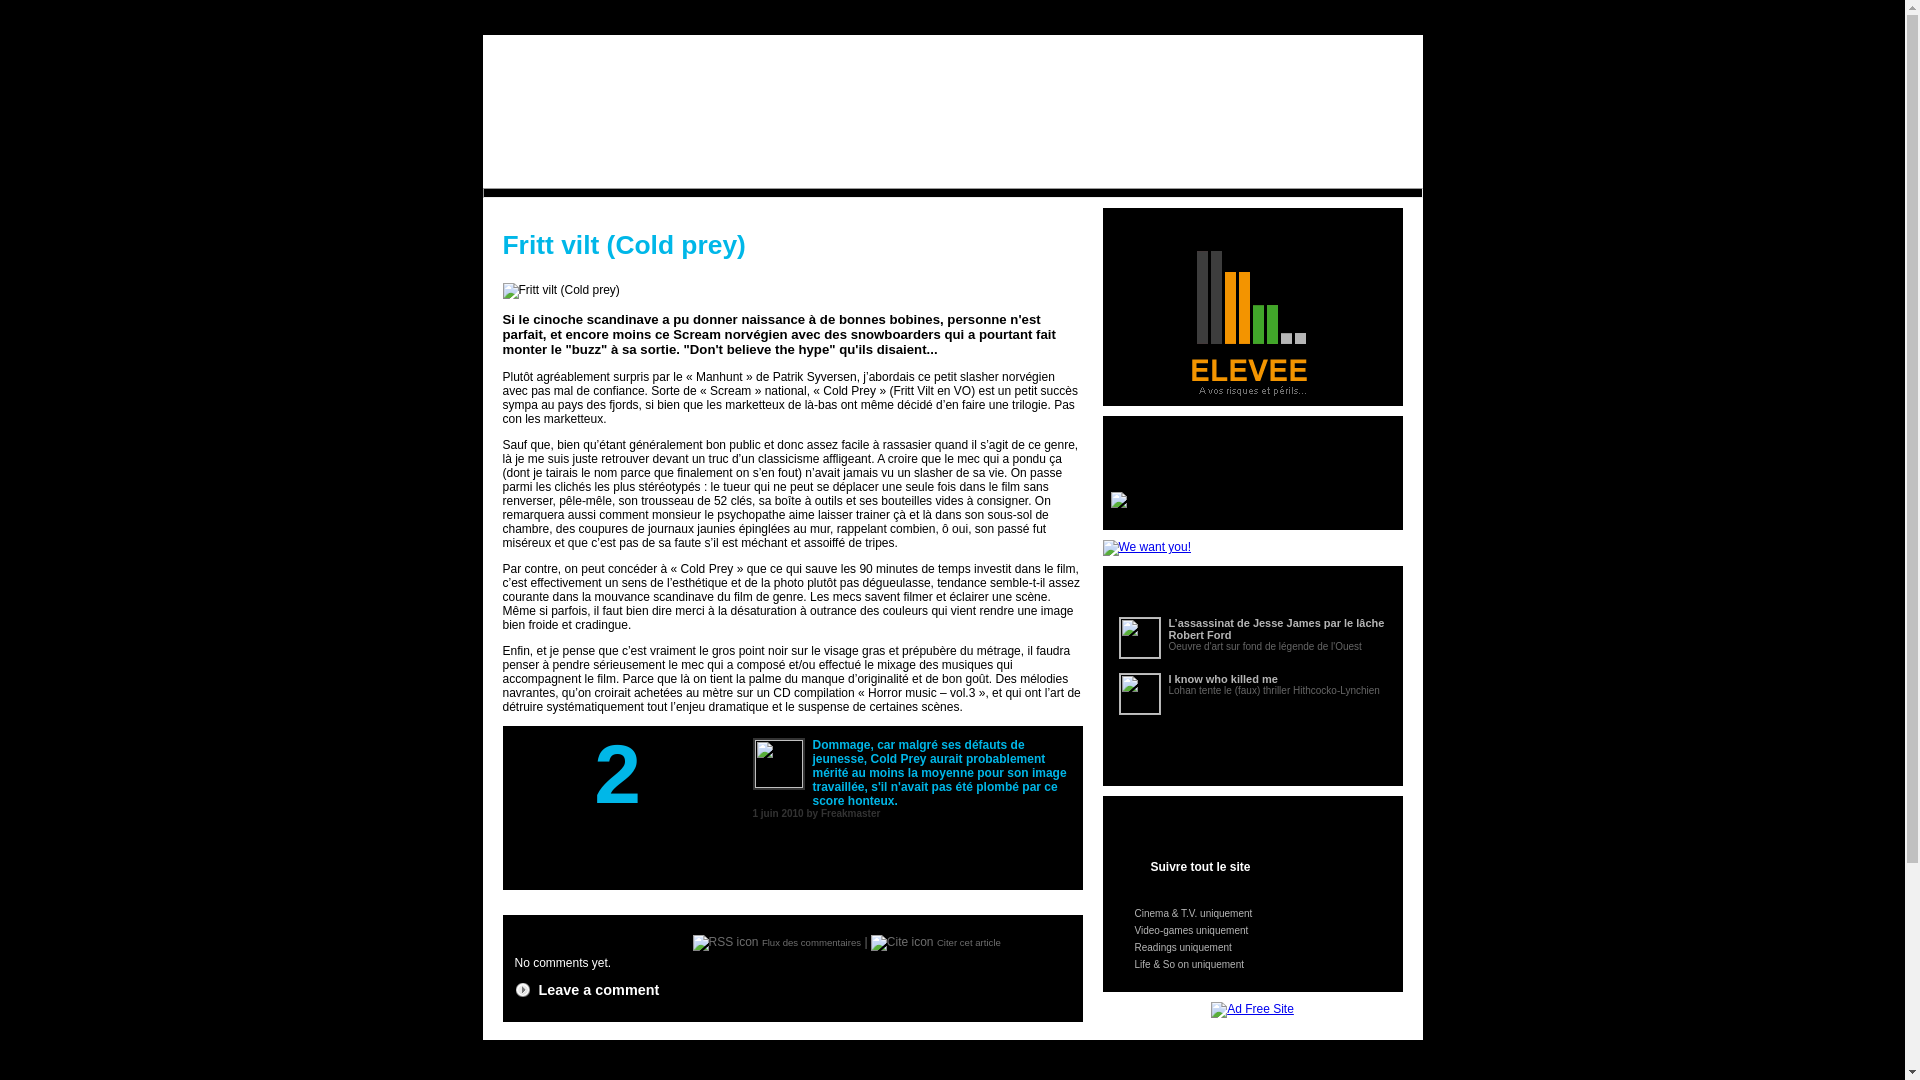 The image size is (1920, 1080). Describe the element at coordinates (1251, 914) in the screenshot. I see `'Cinema & T.V. uniquement'` at that location.